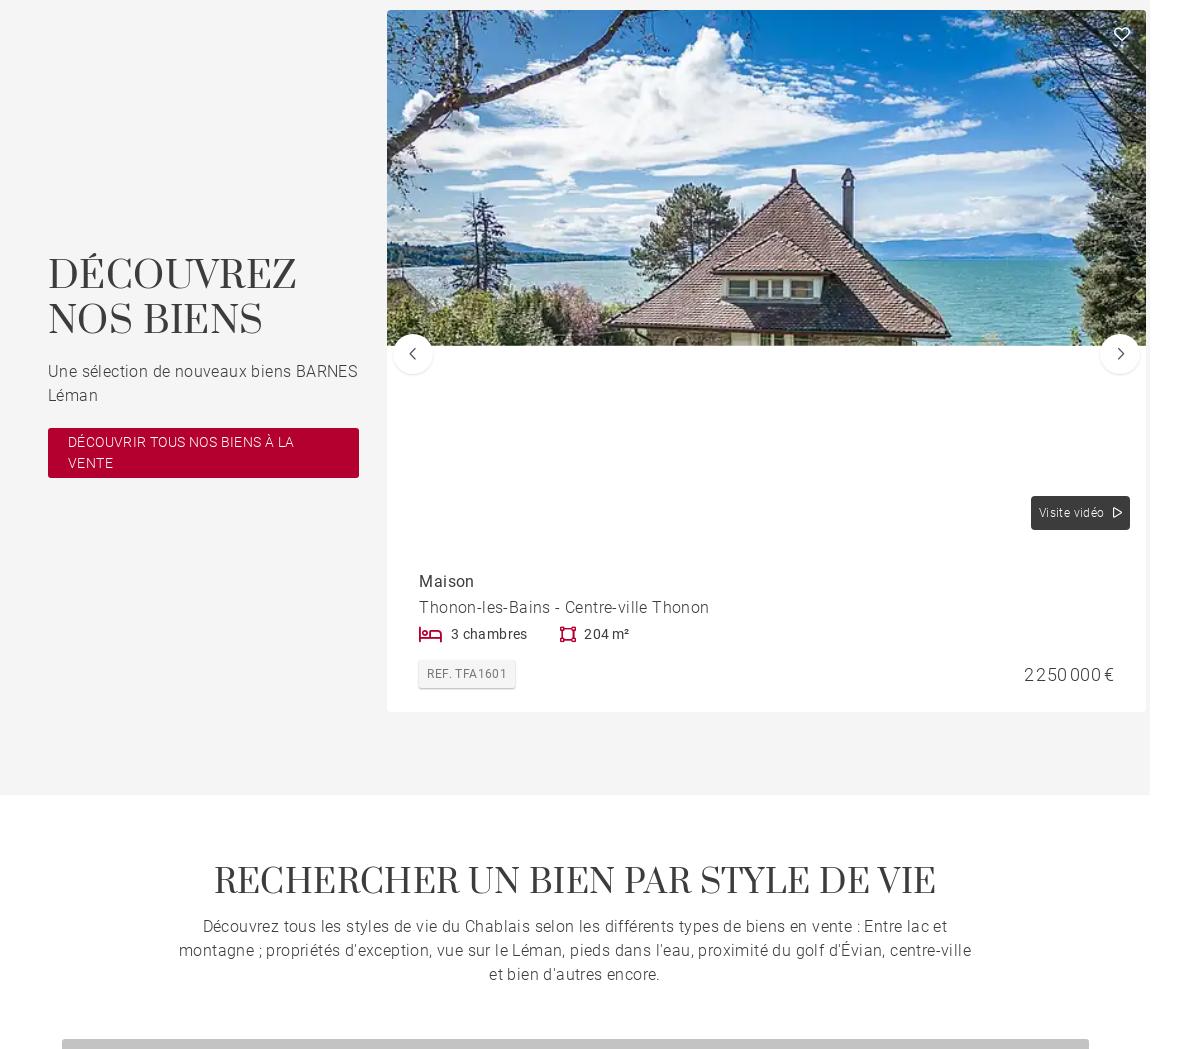  What do you see at coordinates (465, 672) in the screenshot?
I see `'REF. TFA1601'` at bounding box center [465, 672].